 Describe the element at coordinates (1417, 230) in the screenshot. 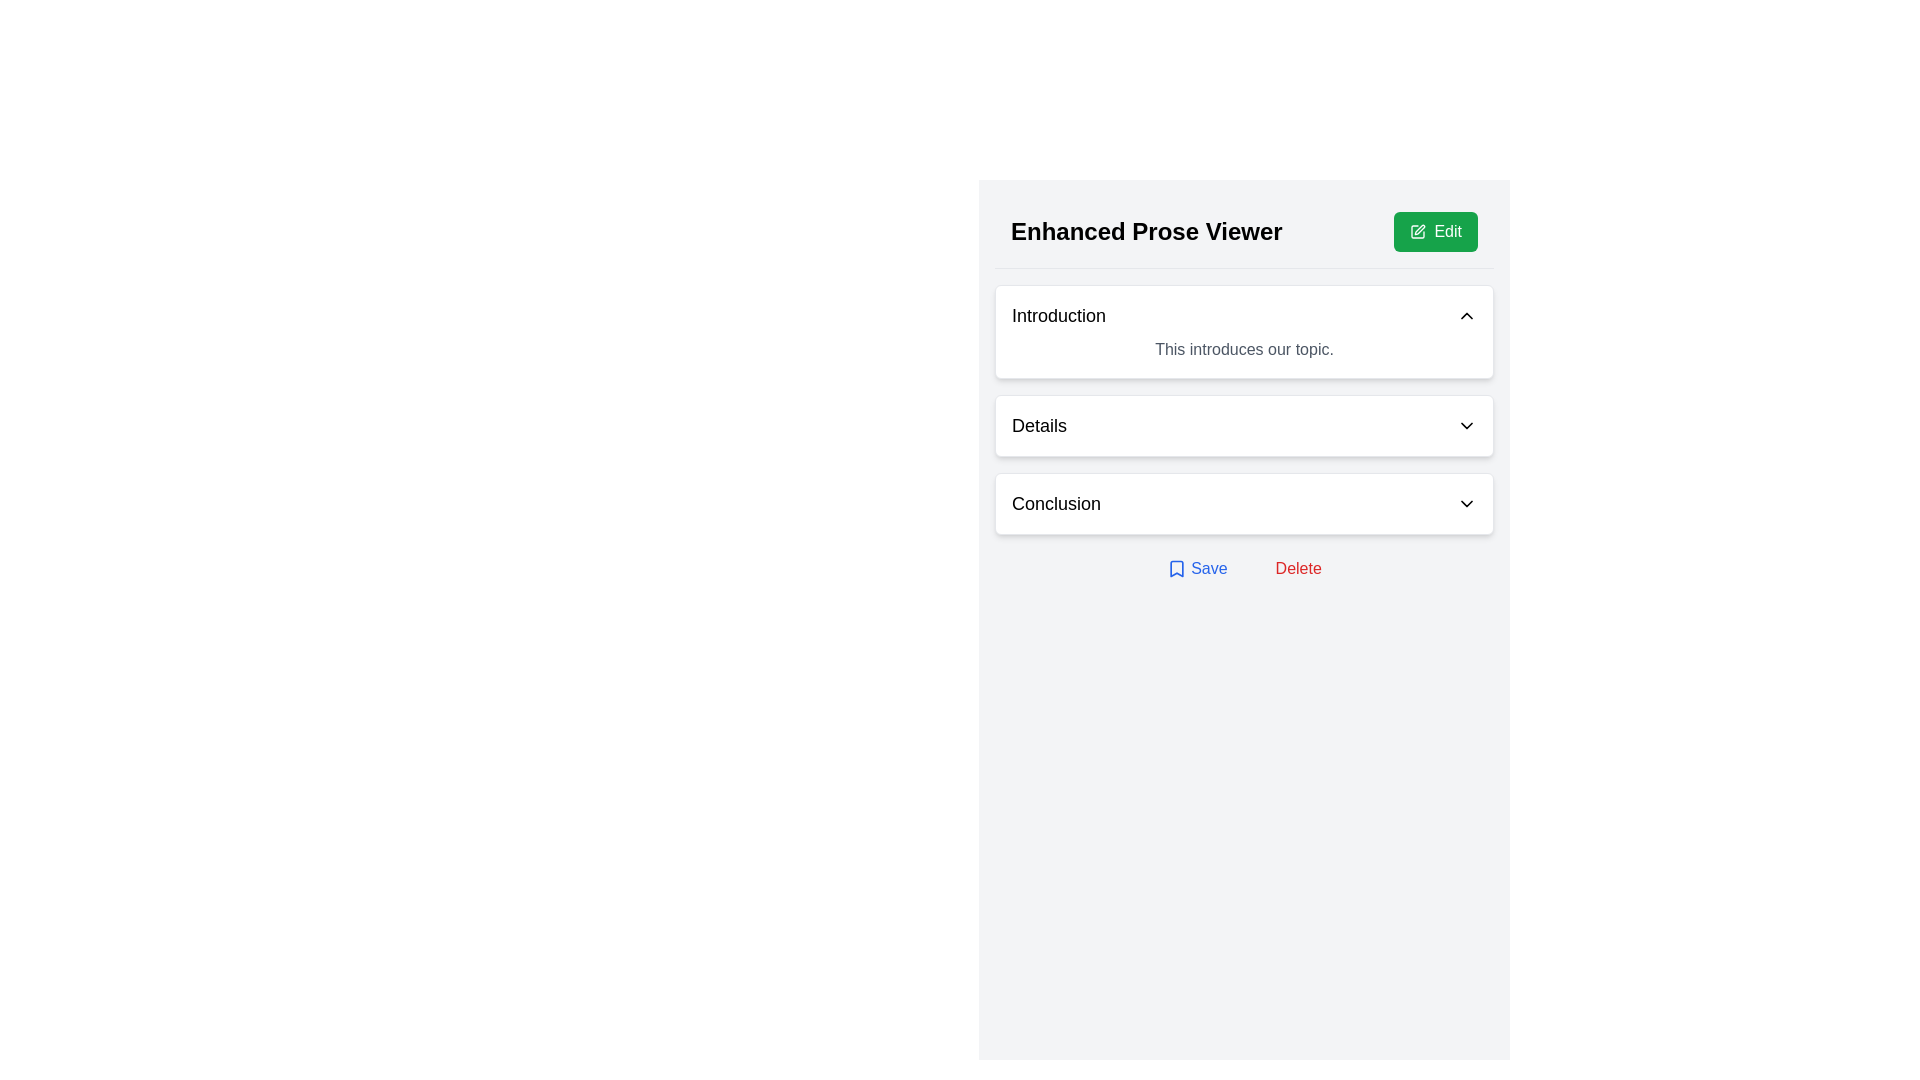

I see `the small square icon resembling a pen, which is embedded within the 'Edit' button located in the top-right corner of the content area` at that location.